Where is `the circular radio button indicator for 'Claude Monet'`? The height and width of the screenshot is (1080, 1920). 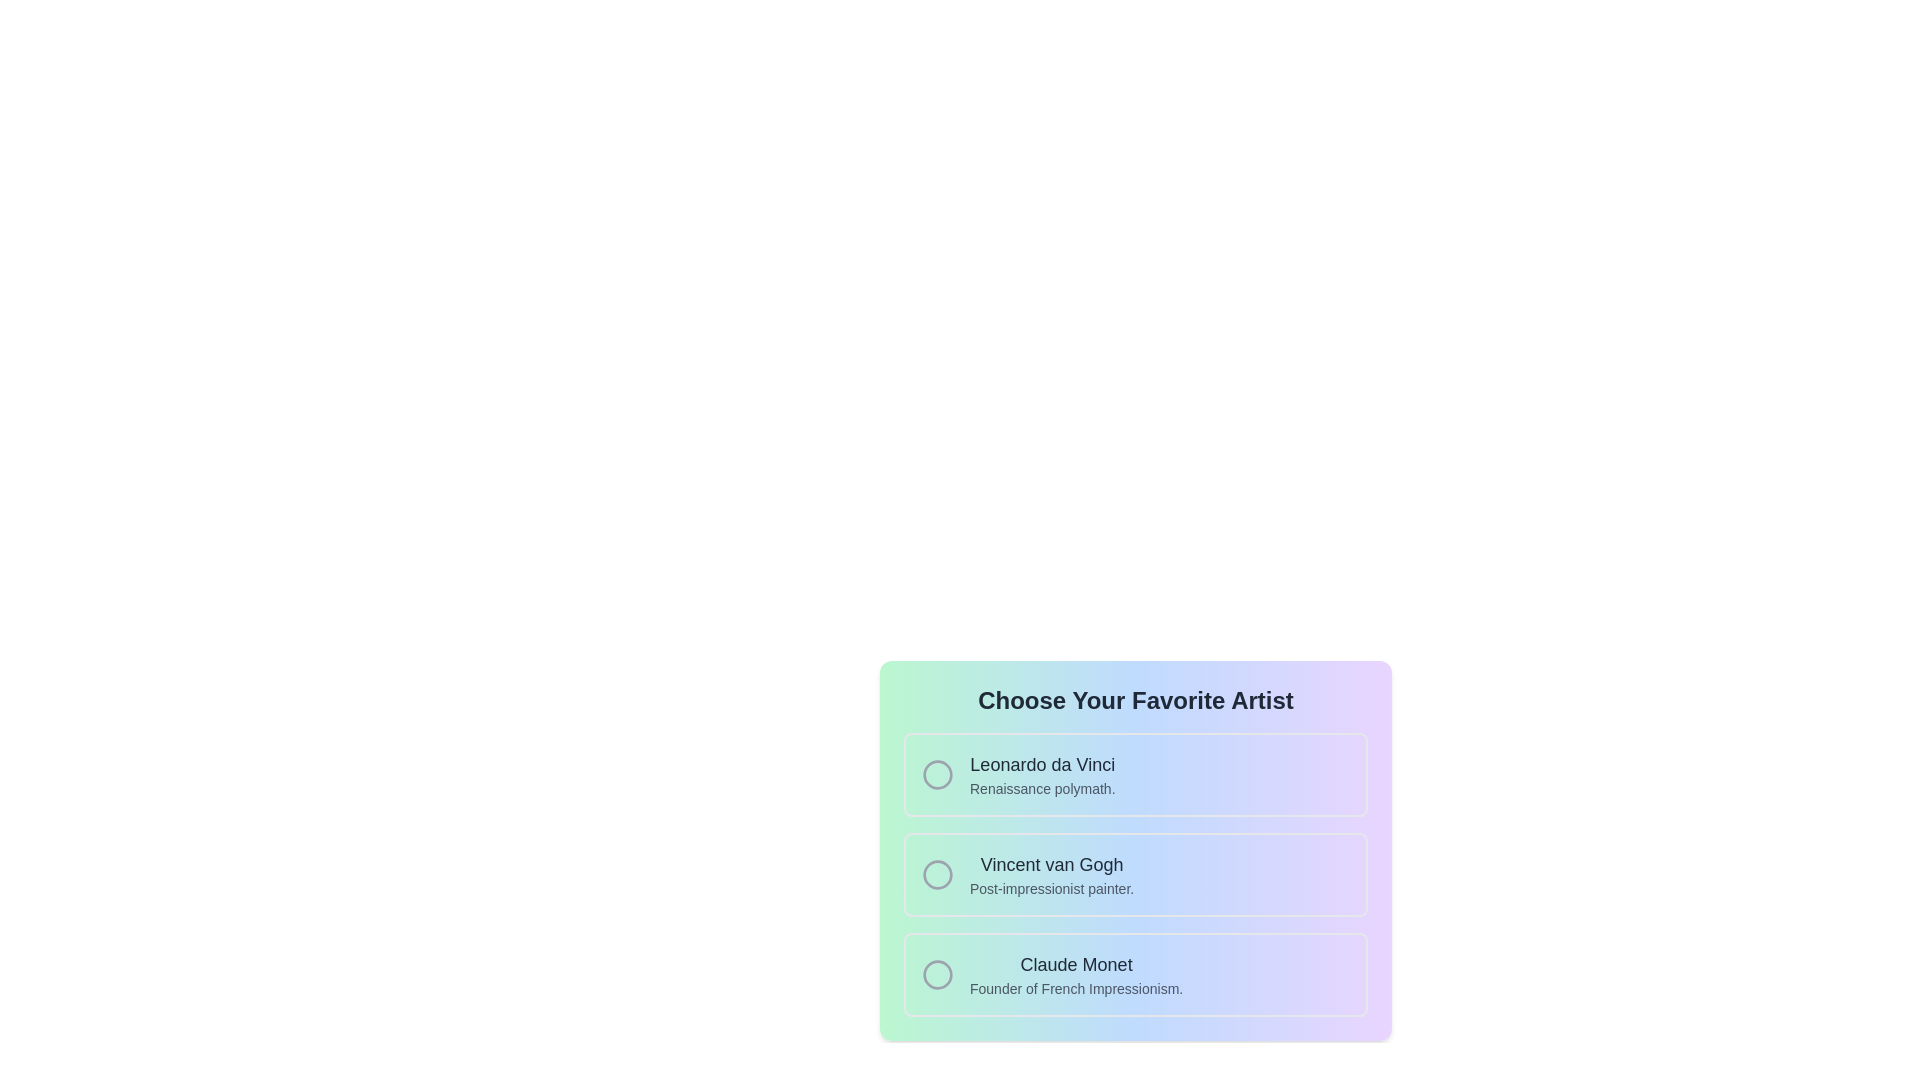
the circular radio button indicator for 'Claude Monet' is located at coordinates (936, 974).